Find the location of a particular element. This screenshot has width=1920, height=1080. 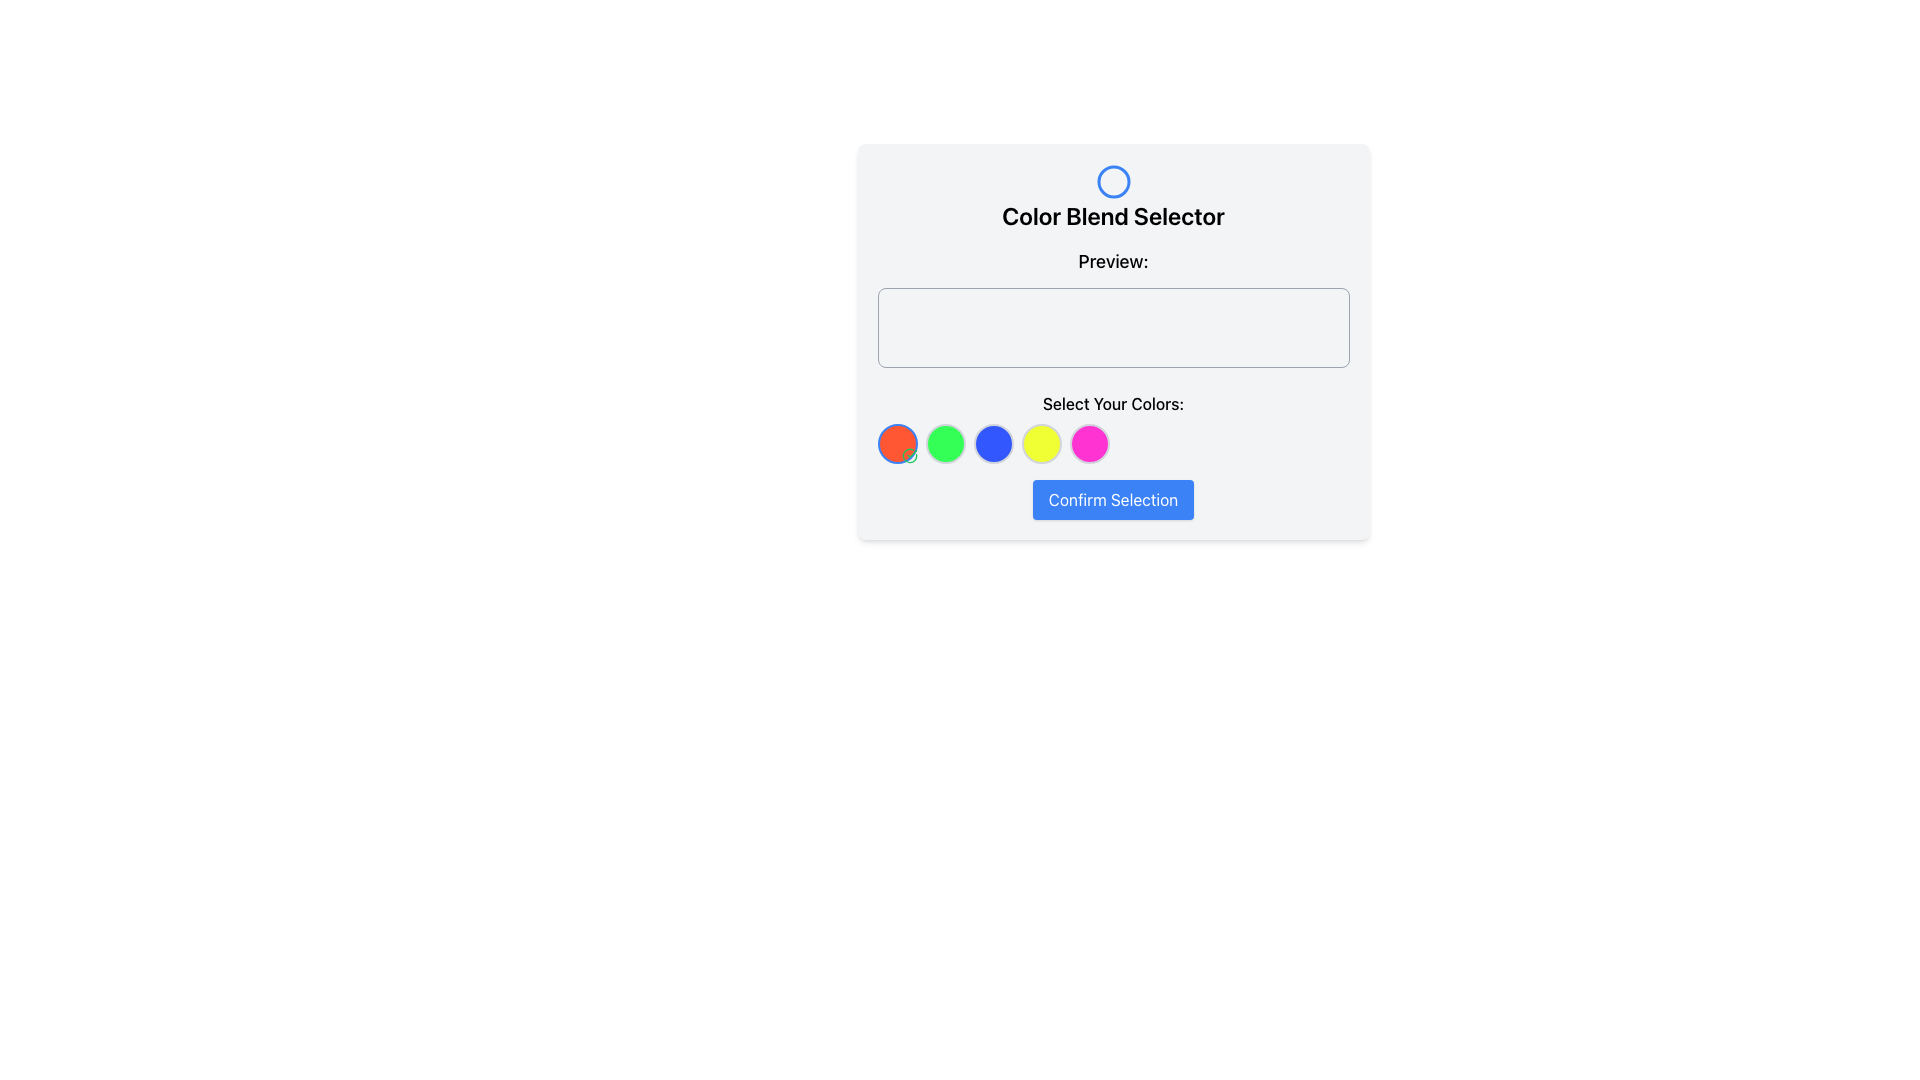

the rectangular blue button labeled 'Confirm Selection' to observe the hover effect is located at coordinates (1112, 499).